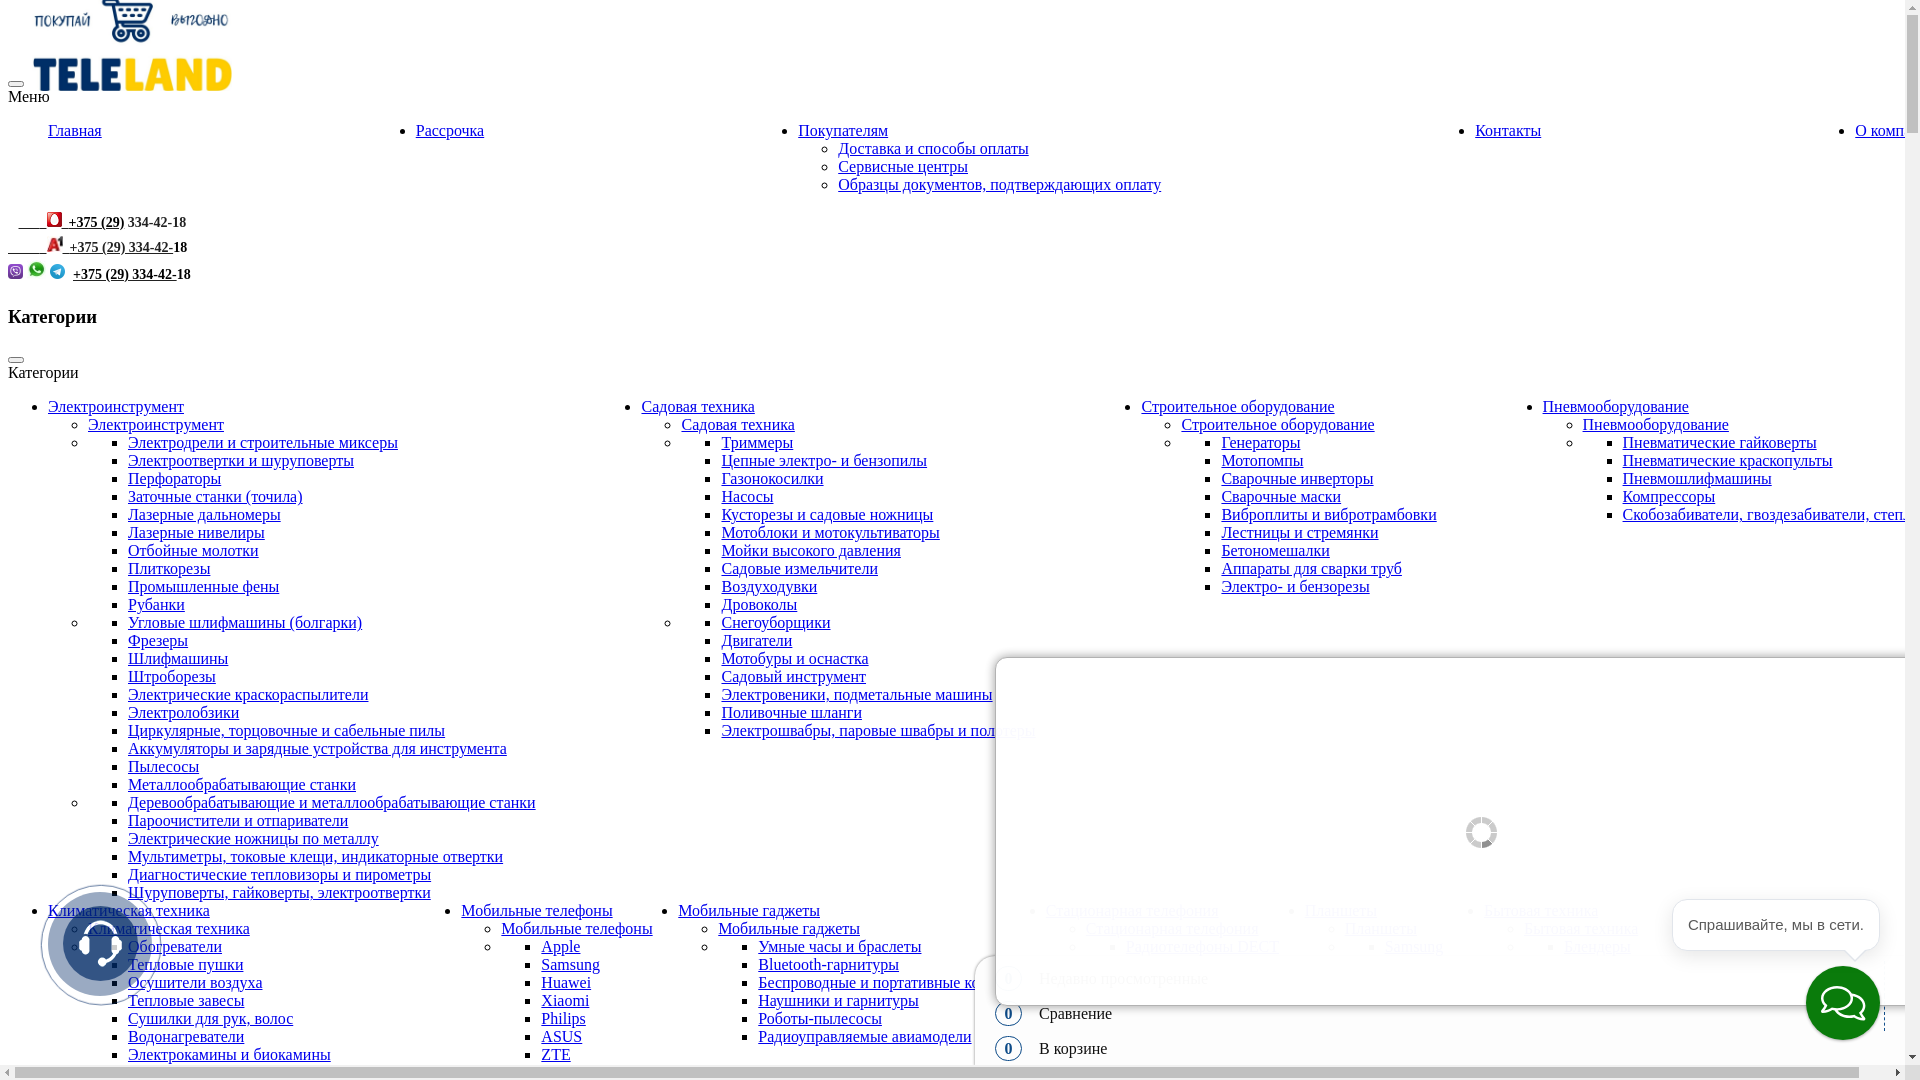 This screenshot has width=1920, height=1080. What do you see at coordinates (565, 981) in the screenshot?
I see `'Huawei'` at bounding box center [565, 981].